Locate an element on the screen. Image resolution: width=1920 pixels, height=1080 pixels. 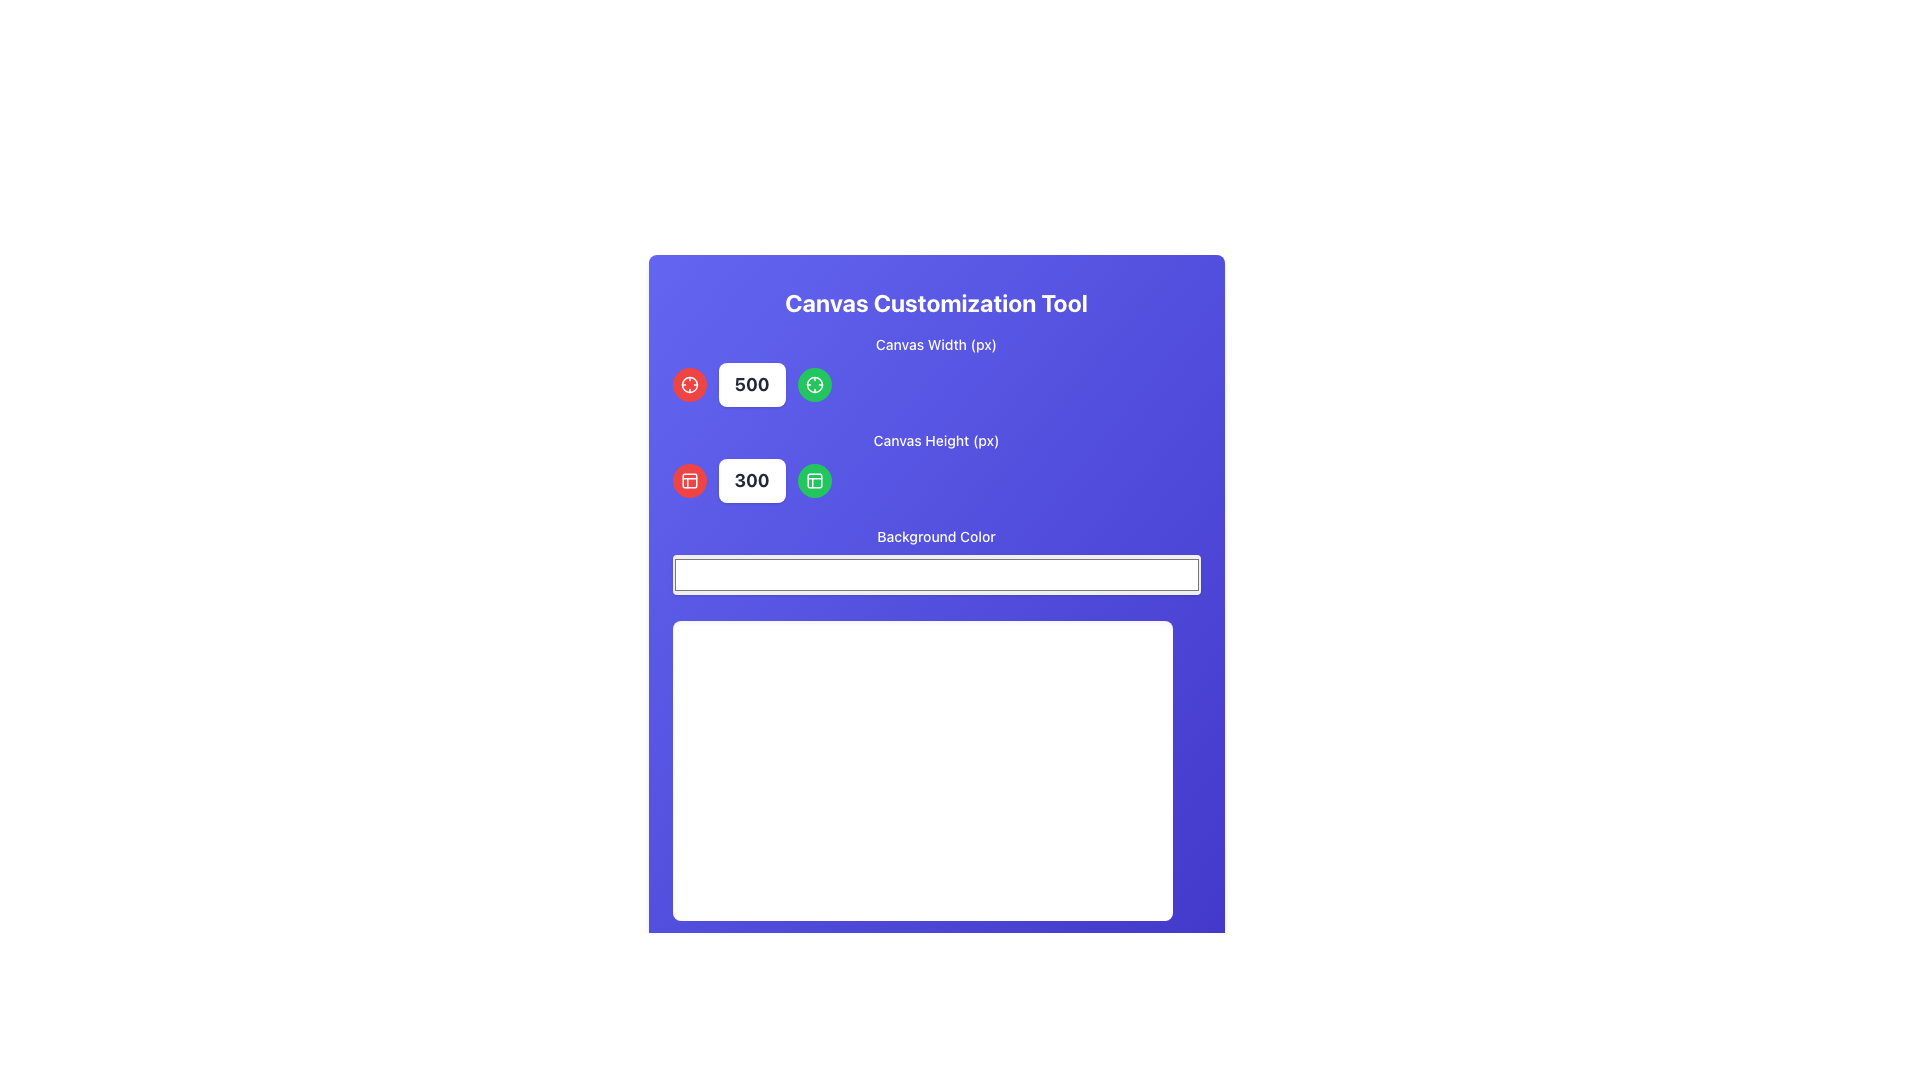
the Canvas or Content Box located at the center of the layout, beneath the 'Background Color' input field, serving as a display region for content is located at coordinates (921, 770).